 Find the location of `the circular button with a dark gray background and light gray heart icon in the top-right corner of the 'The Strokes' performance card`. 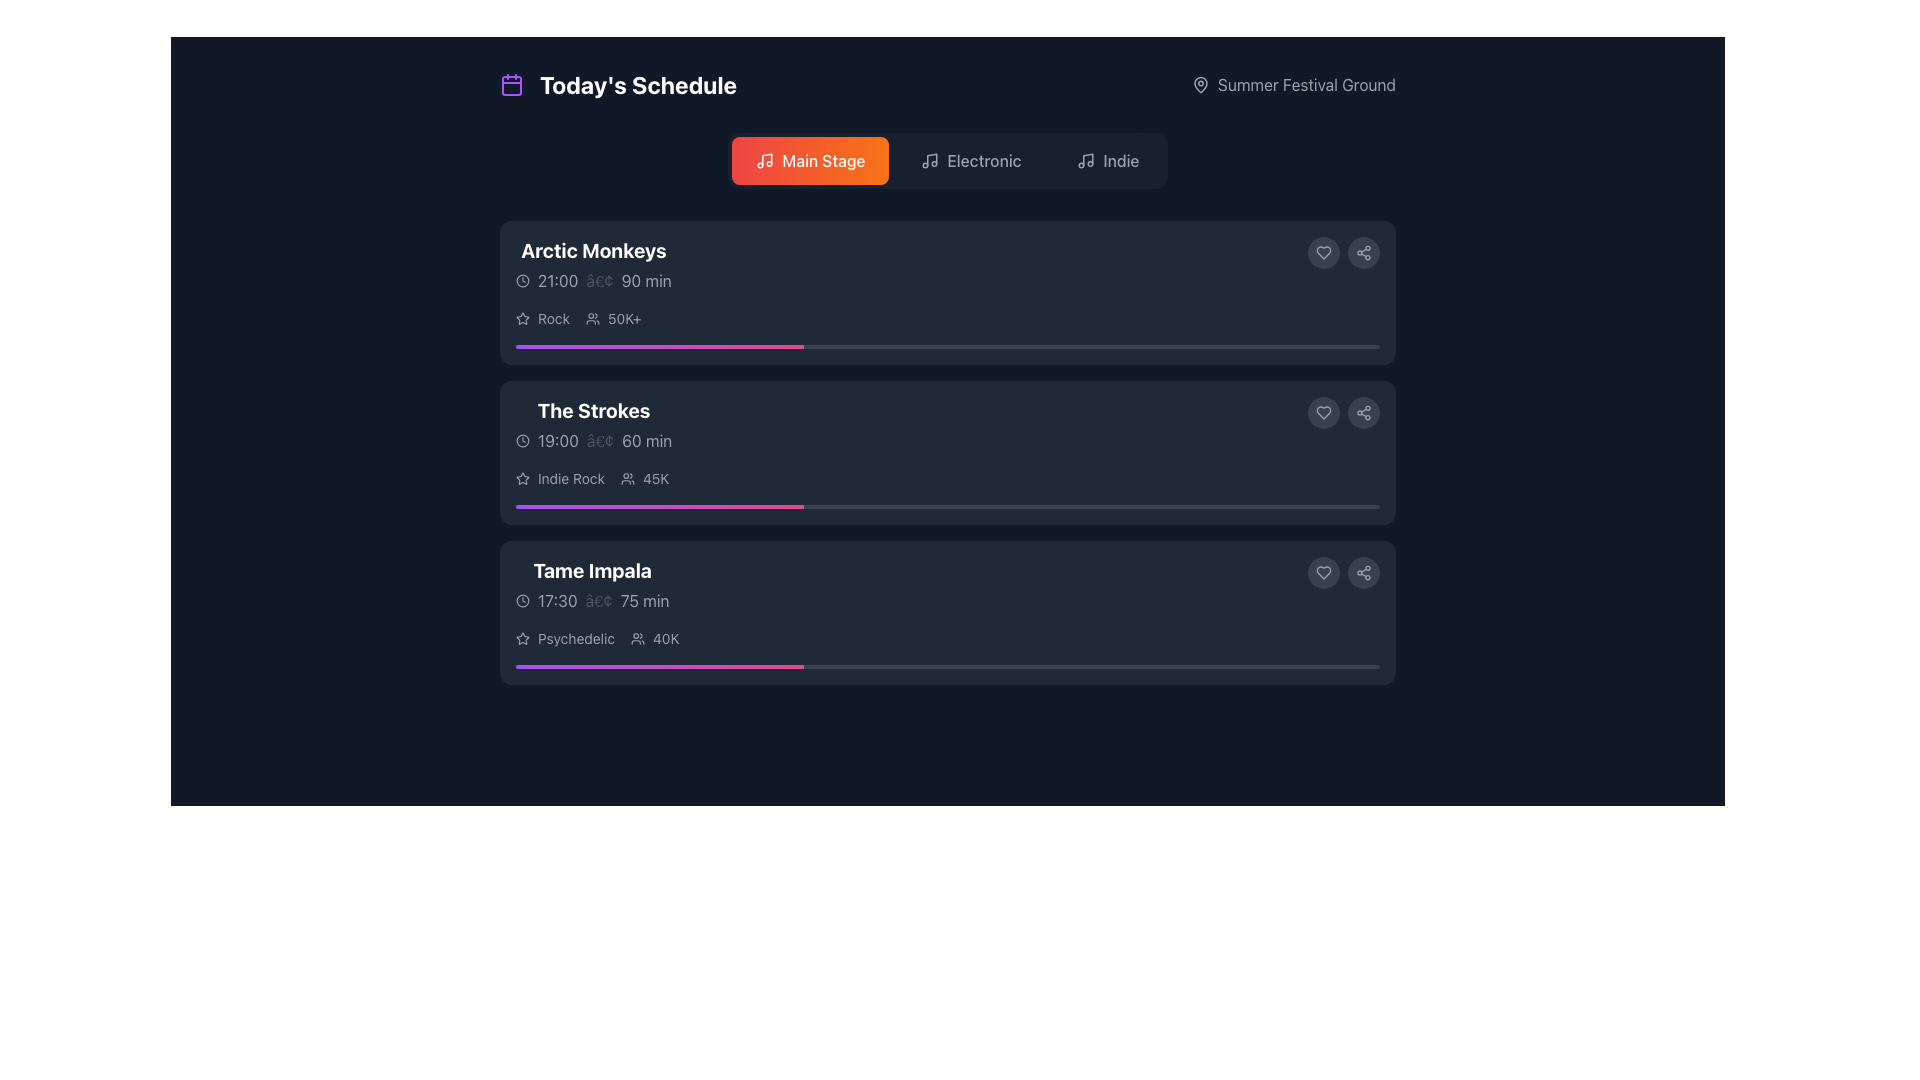

the circular button with a dark gray background and light gray heart icon in the top-right corner of the 'The Strokes' performance card is located at coordinates (1324, 411).